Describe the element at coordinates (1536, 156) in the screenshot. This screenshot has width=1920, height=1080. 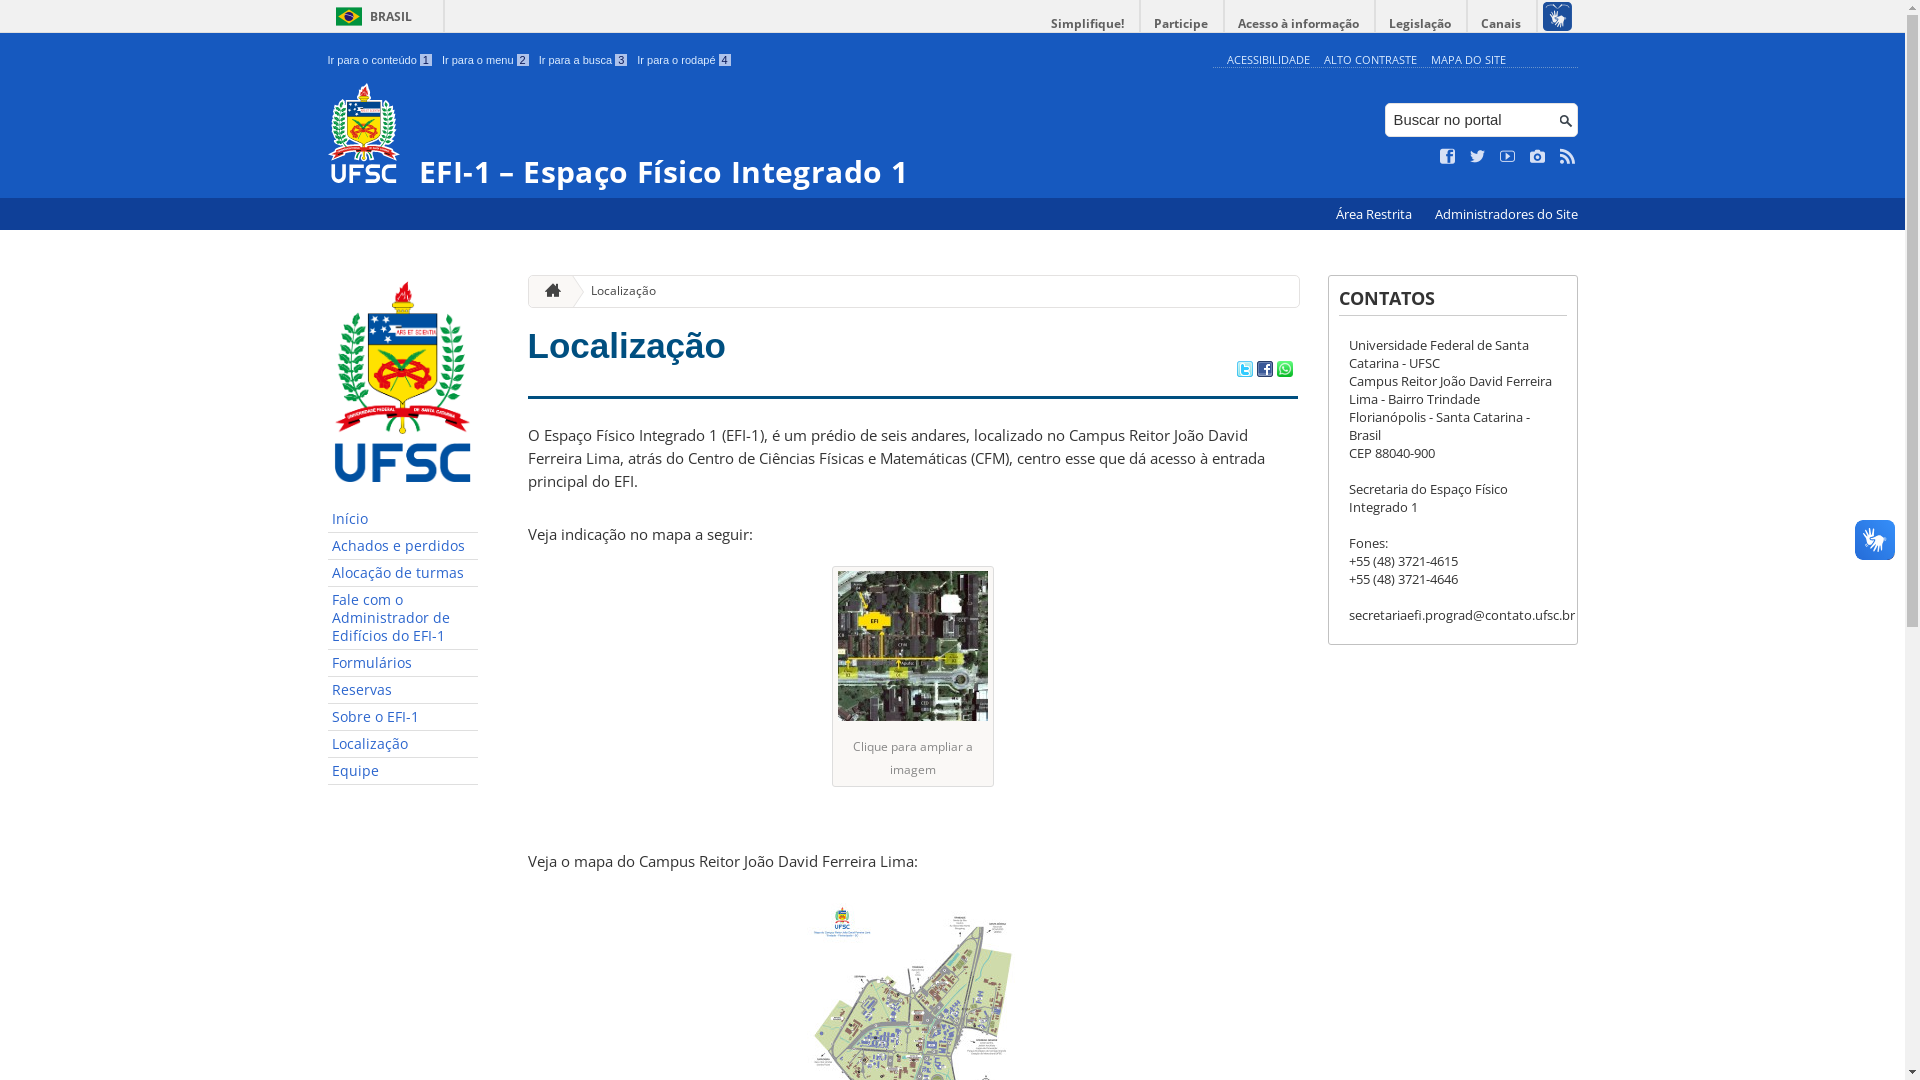
I see `'Veja no Instagram'` at that location.